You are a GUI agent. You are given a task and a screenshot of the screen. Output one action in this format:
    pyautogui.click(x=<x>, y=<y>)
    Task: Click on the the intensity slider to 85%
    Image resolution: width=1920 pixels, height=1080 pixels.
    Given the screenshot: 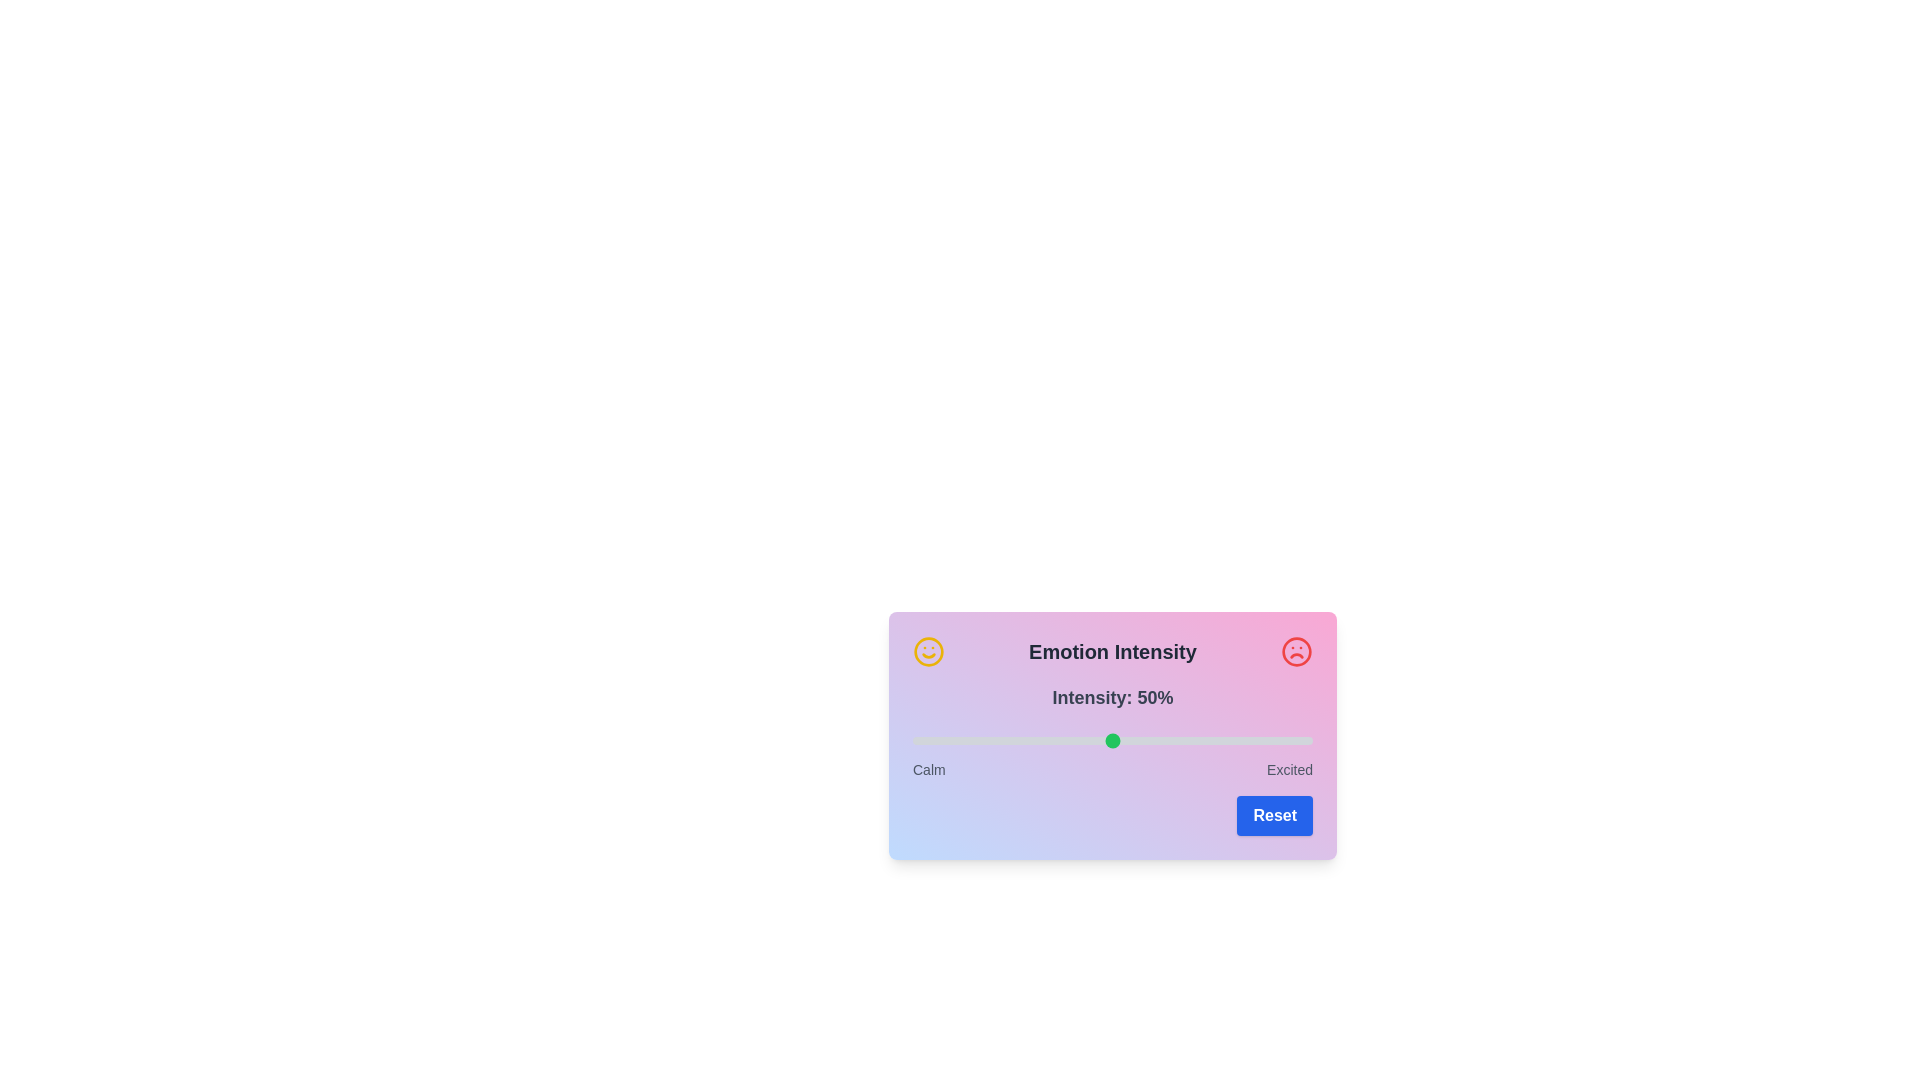 What is the action you would take?
    pyautogui.click(x=1251, y=740)
    